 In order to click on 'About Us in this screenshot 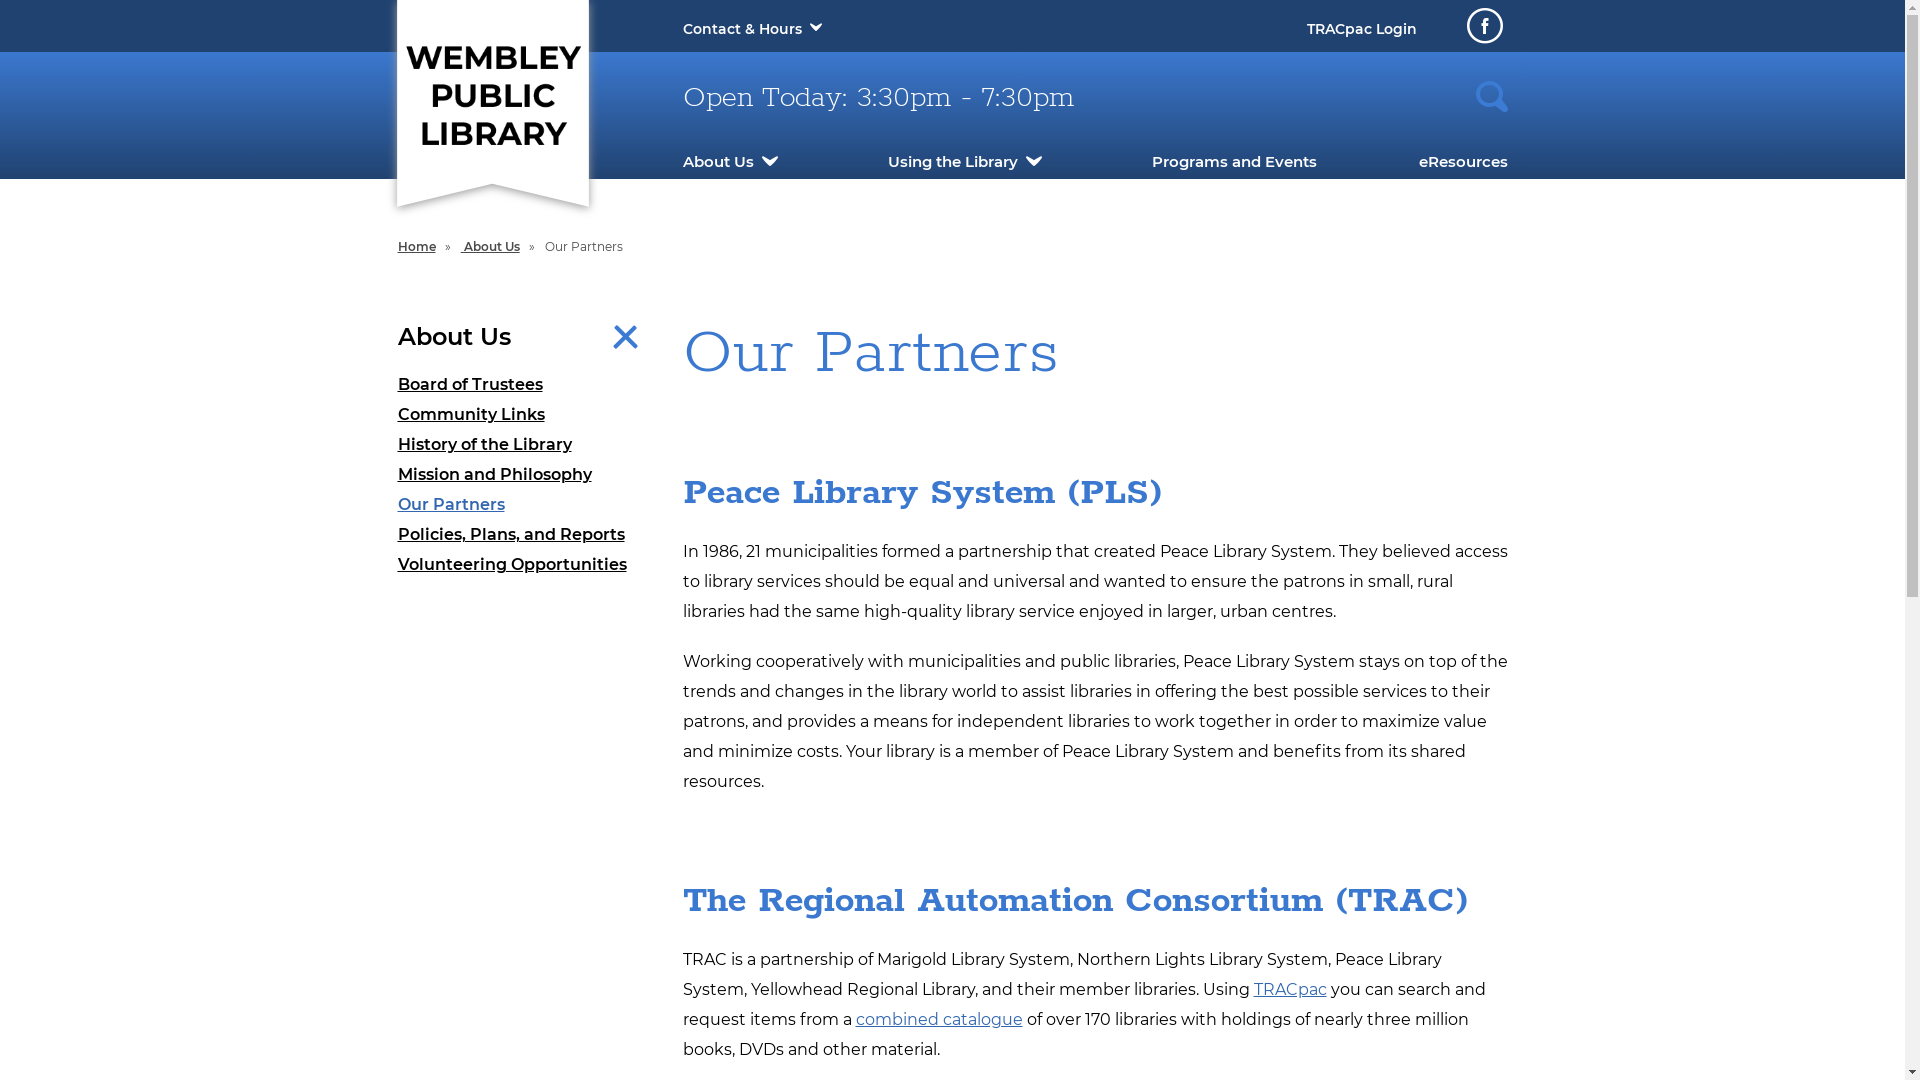, I will do `click(525, 335)`.